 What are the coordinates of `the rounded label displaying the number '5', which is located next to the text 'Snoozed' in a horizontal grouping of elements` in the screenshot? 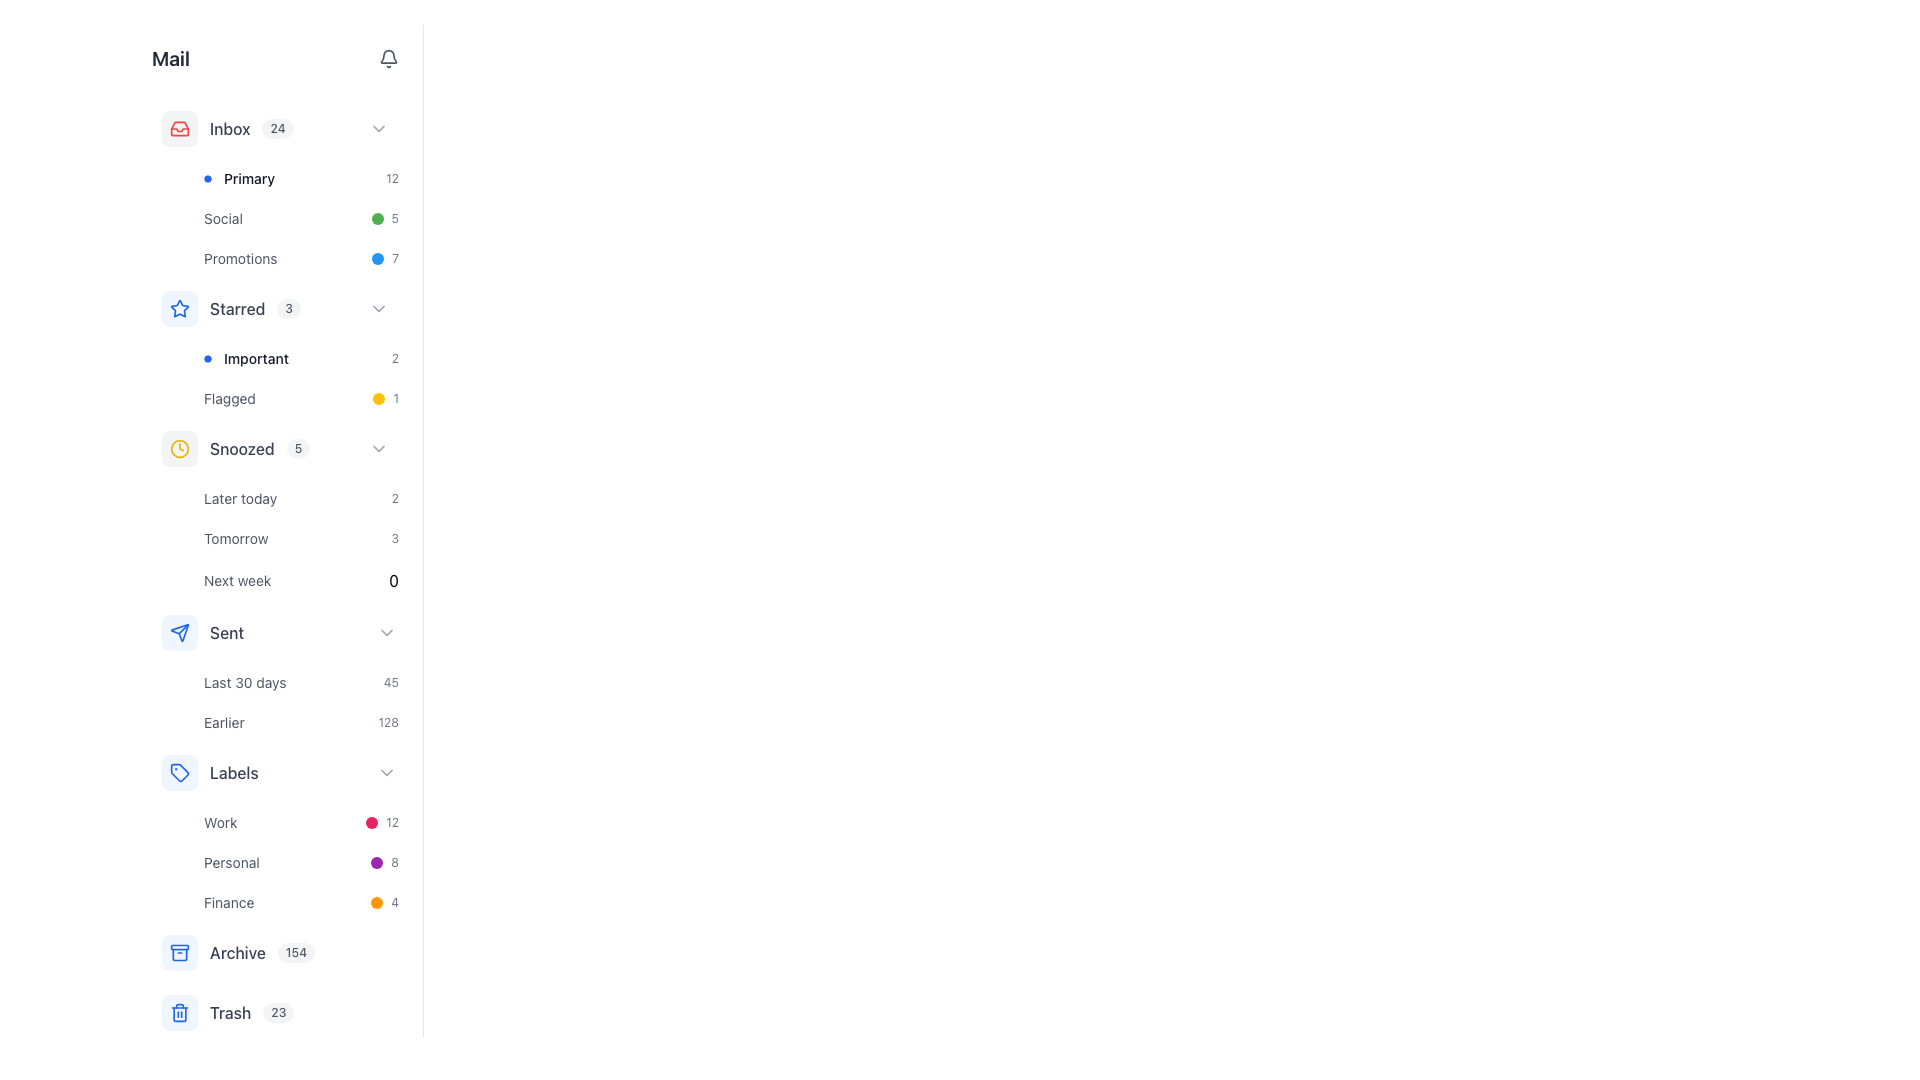 It's located at (297, 447).